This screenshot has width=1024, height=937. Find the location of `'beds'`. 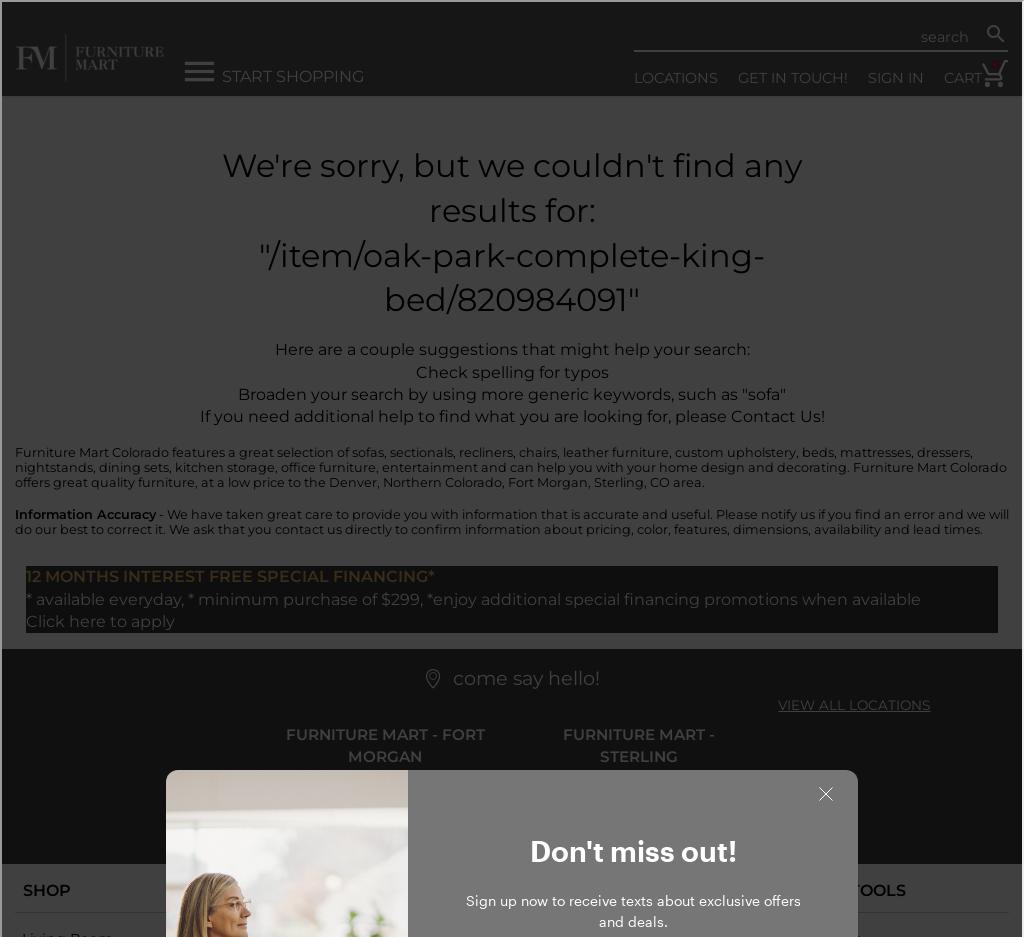

'beds' is located at coordinates (816, 450).